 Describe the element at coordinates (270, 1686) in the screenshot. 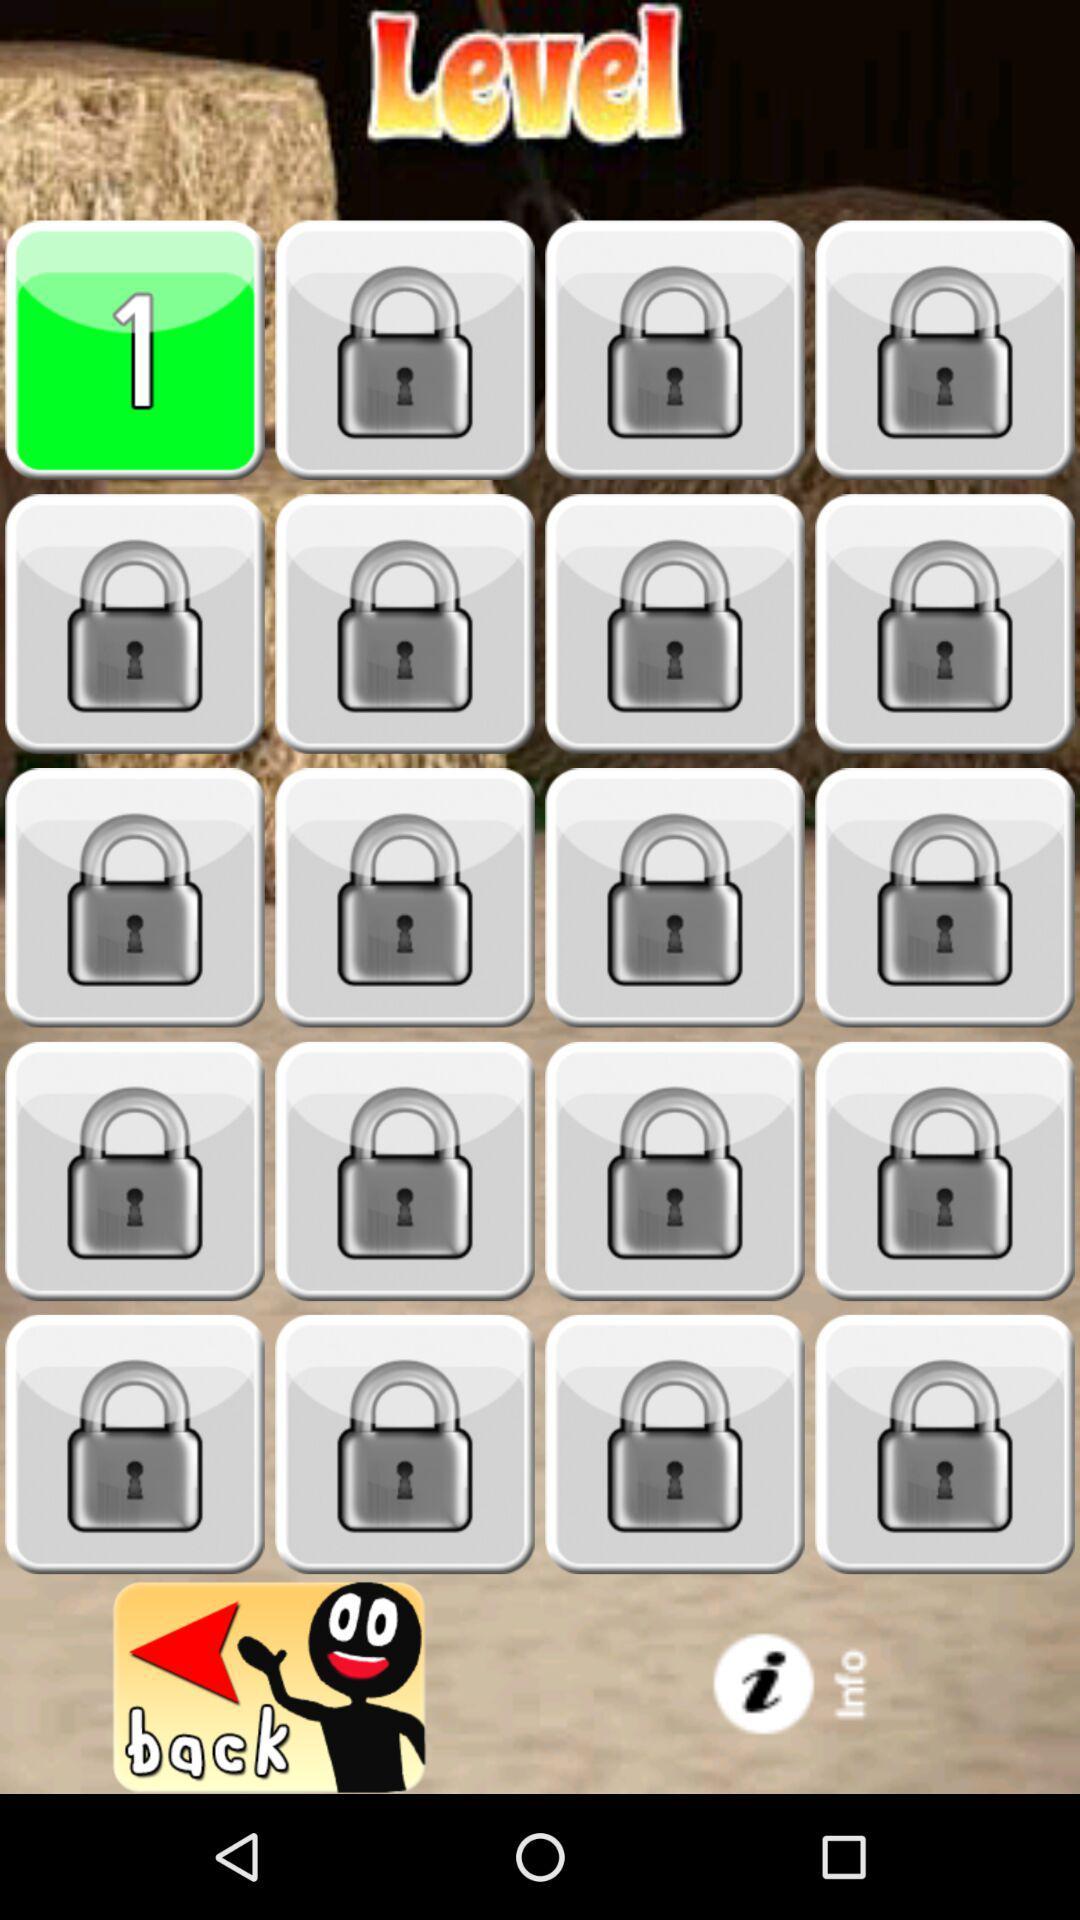

I see `go back` at that location.